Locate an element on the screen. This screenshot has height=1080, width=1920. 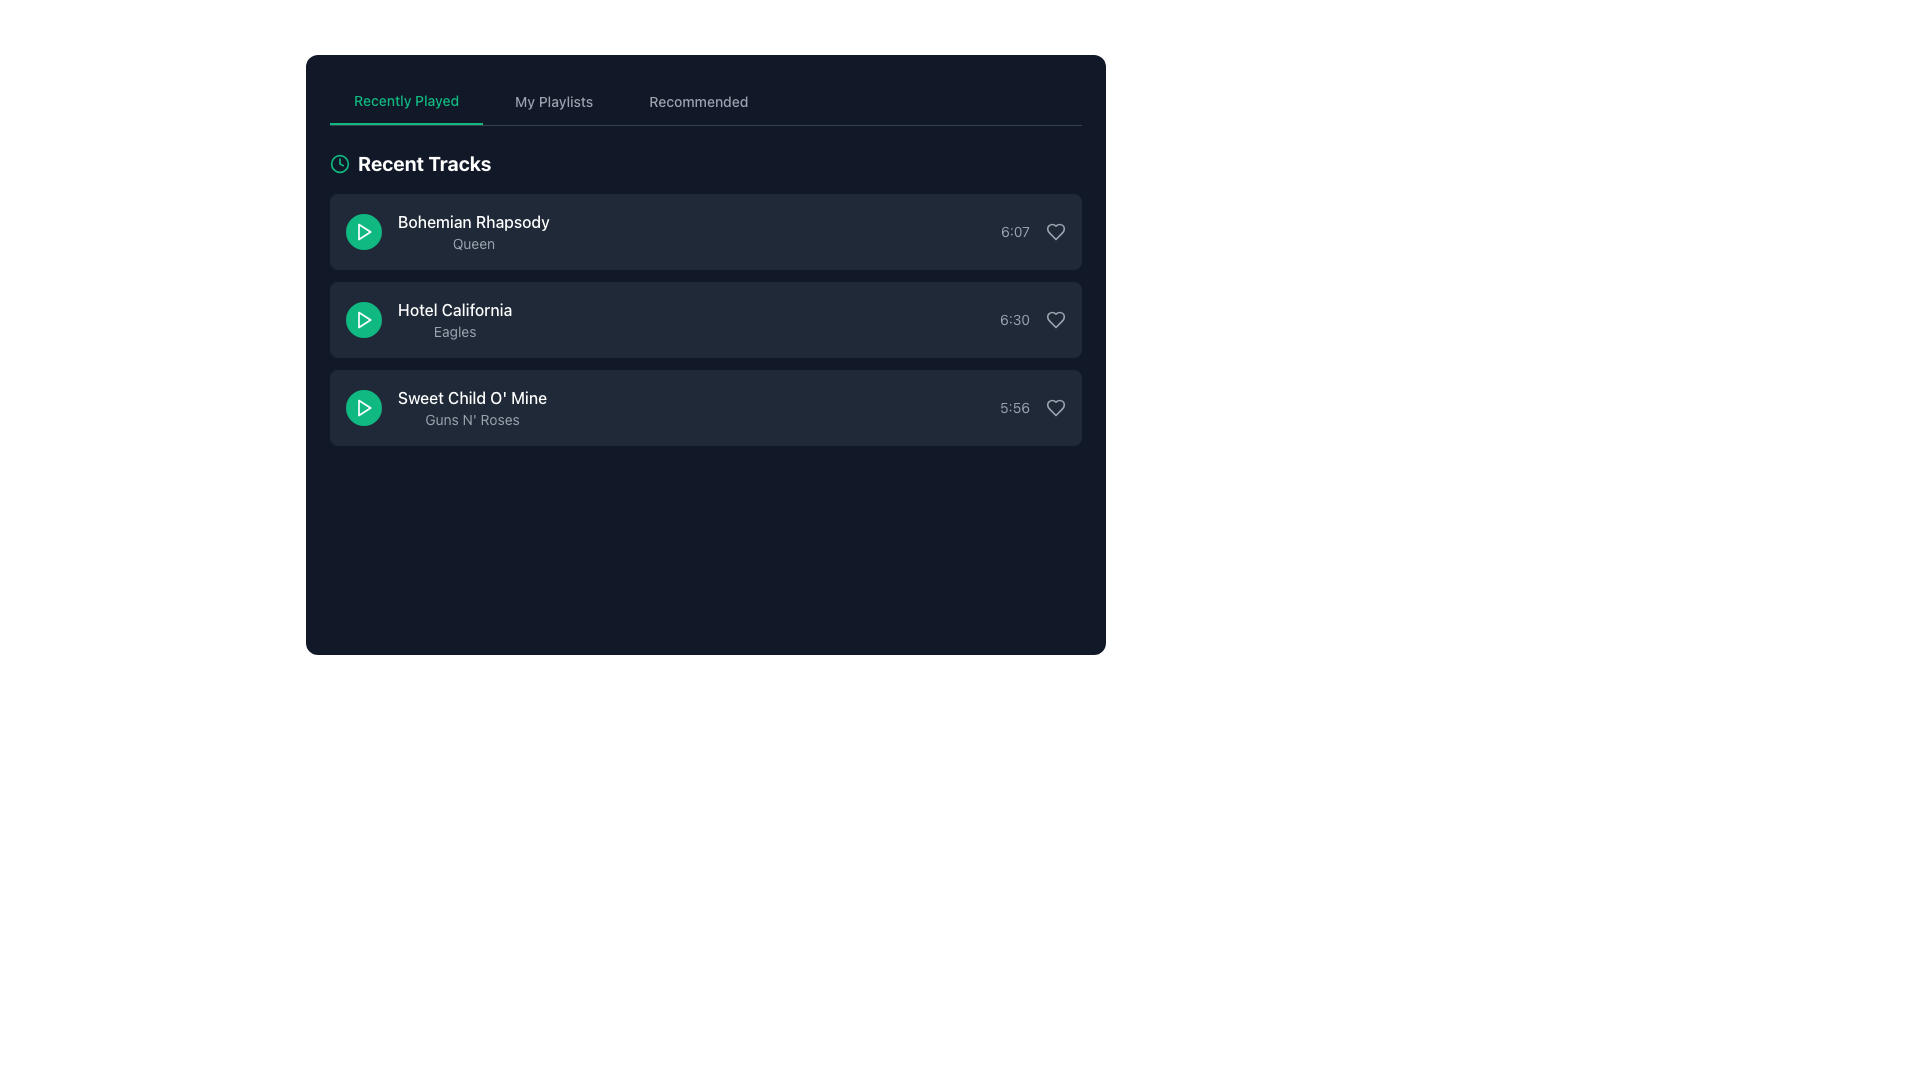
and drag the interactive list item representing the track 'Hotel California' by 'Eagles' to reorder it in the 'Recent Tracks' section is located at coordinates (705, 319).